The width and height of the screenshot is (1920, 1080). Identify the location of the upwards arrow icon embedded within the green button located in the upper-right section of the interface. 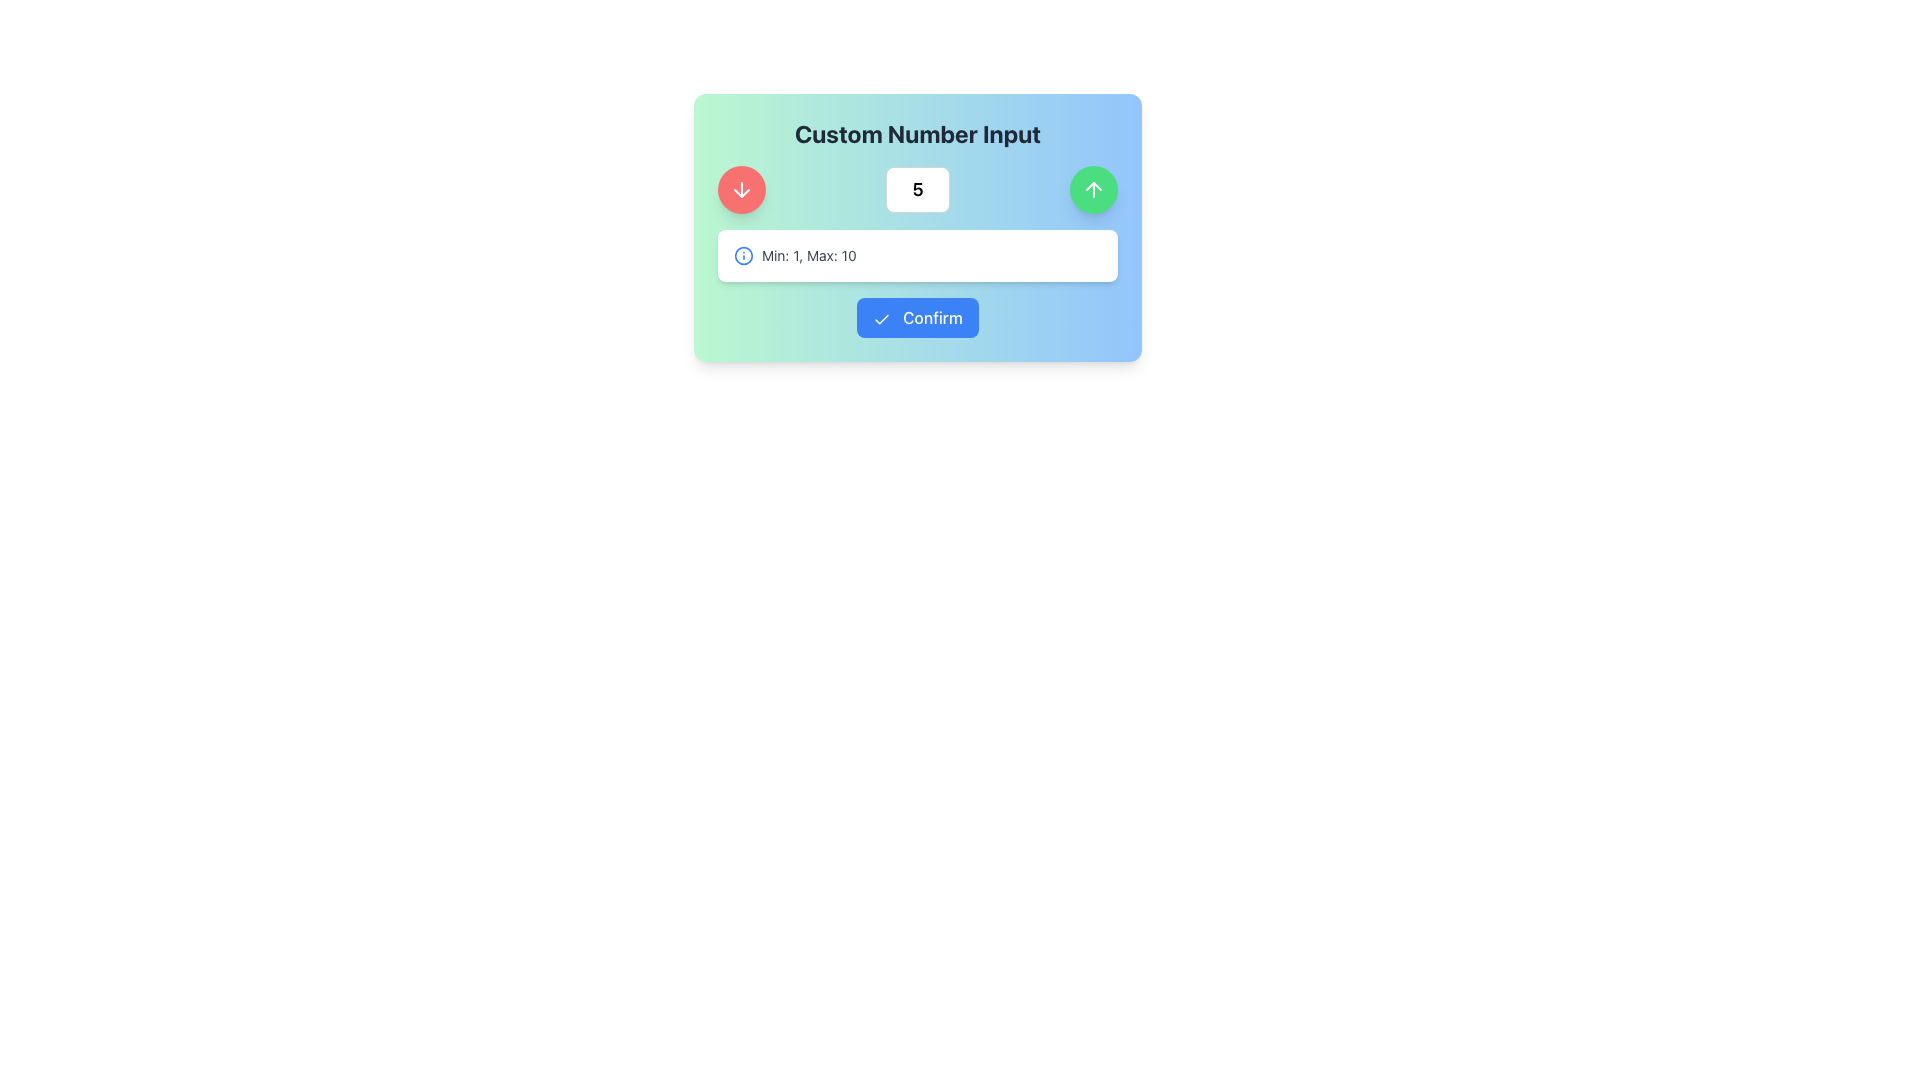
(1093, 189).